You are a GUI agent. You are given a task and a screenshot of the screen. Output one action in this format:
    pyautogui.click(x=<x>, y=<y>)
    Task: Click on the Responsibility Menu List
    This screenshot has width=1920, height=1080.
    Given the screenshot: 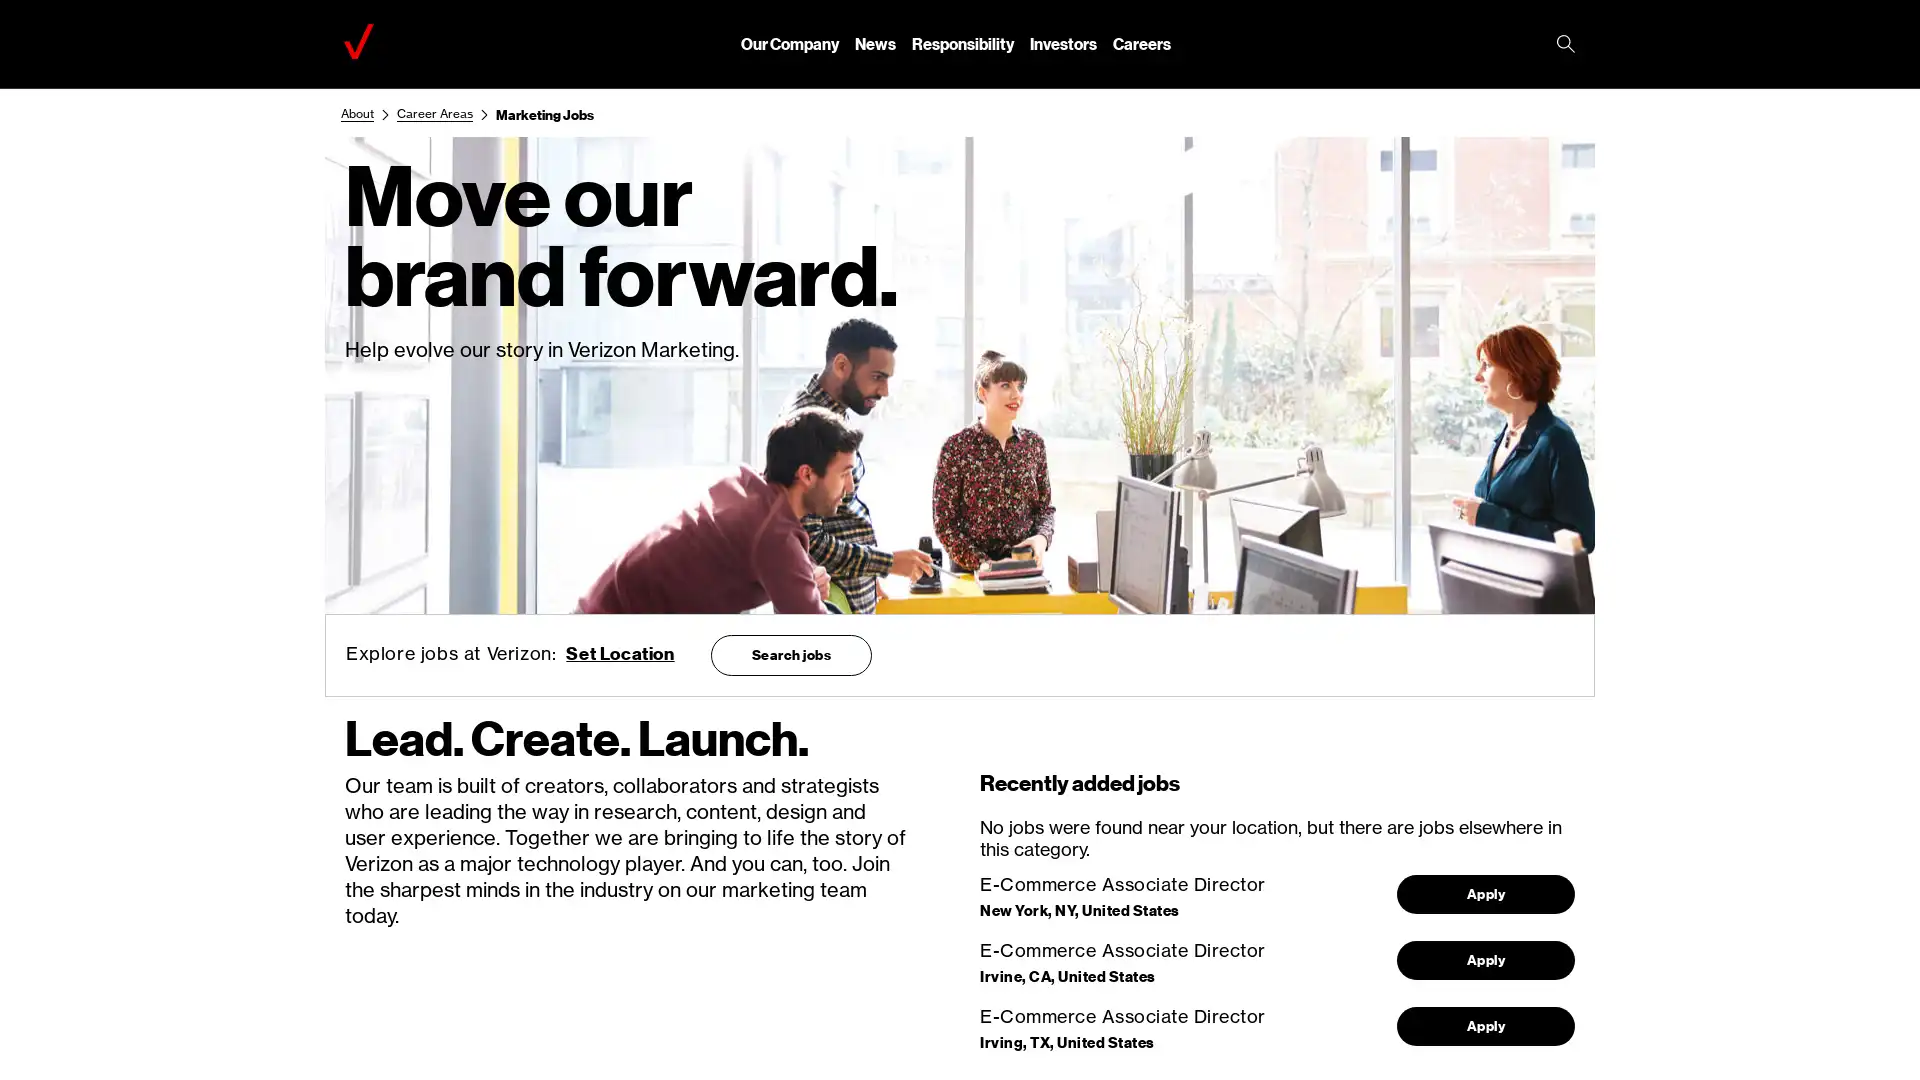 What is the action you would take?
    pyautogui.click(x=963, y=43)
    